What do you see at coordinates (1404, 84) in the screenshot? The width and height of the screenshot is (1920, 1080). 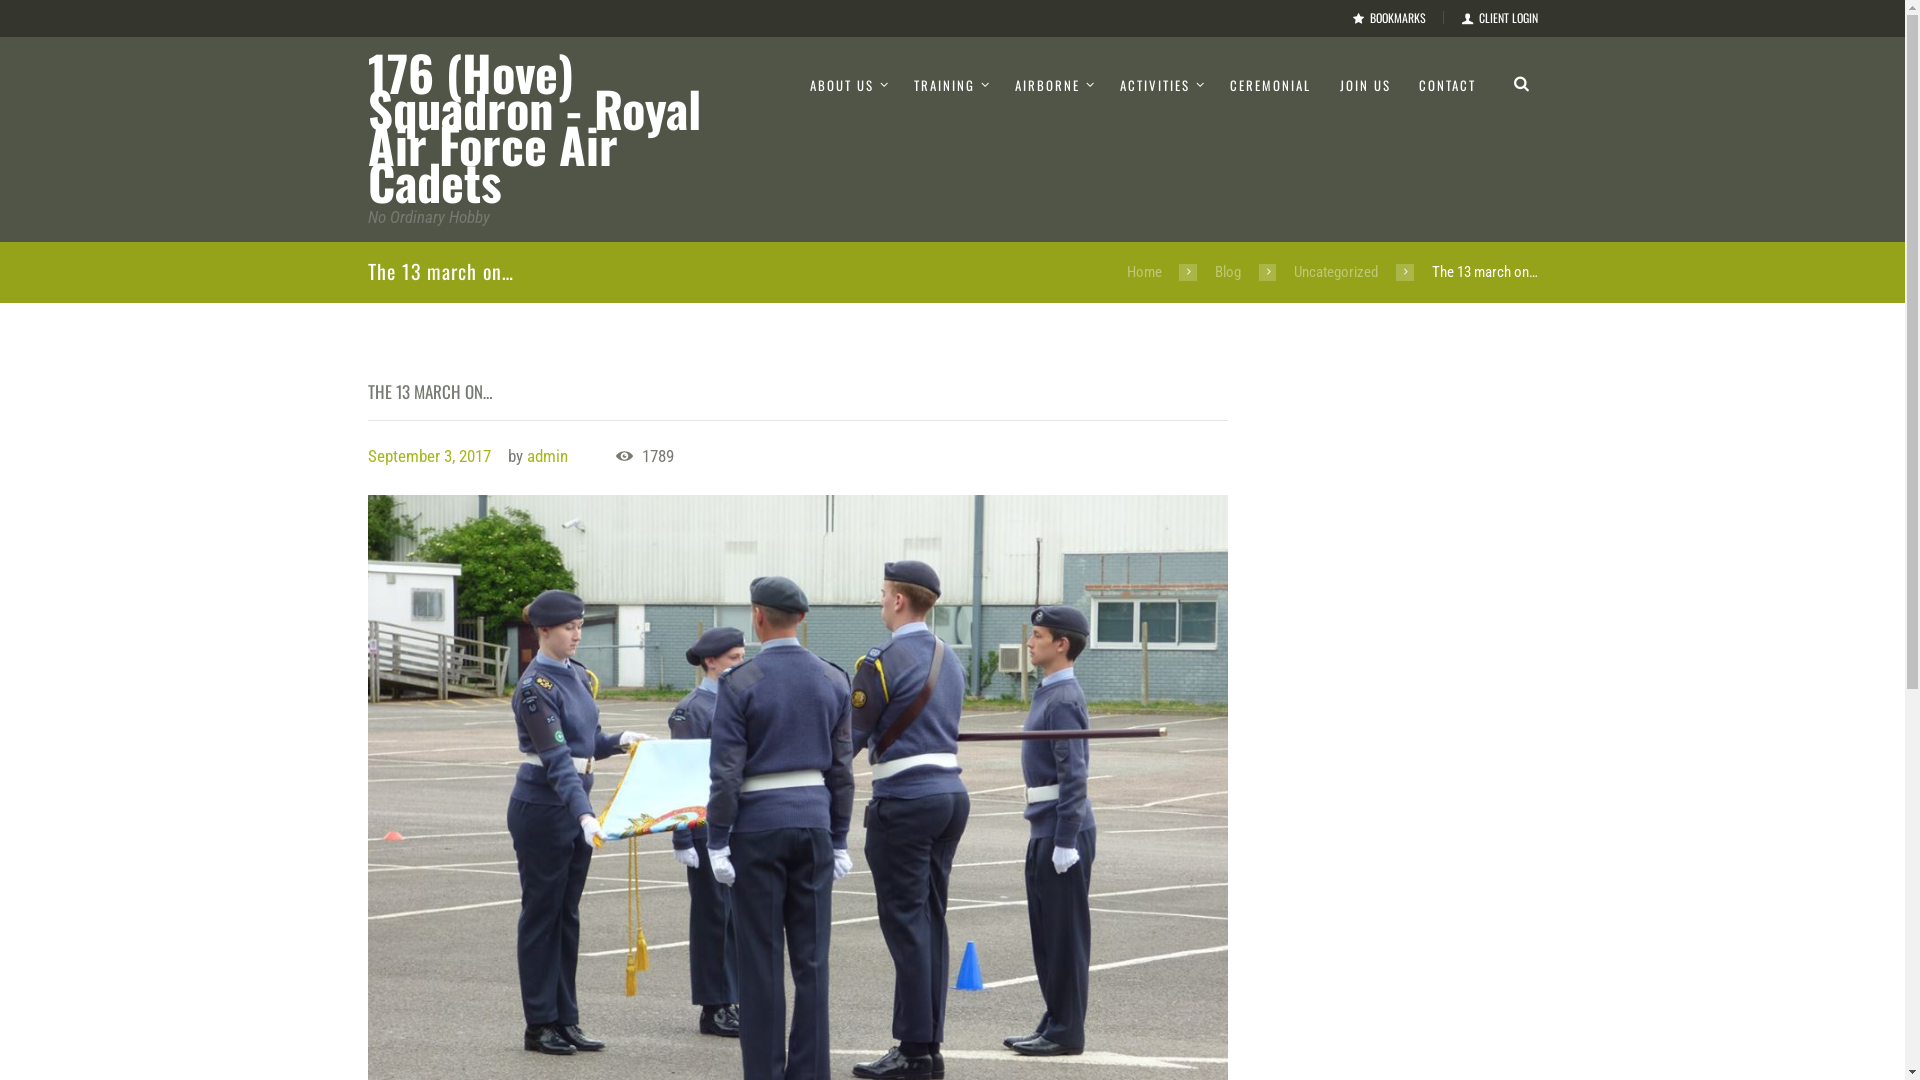 I see `'CONTACT'` at bounding box center [1404, 84].